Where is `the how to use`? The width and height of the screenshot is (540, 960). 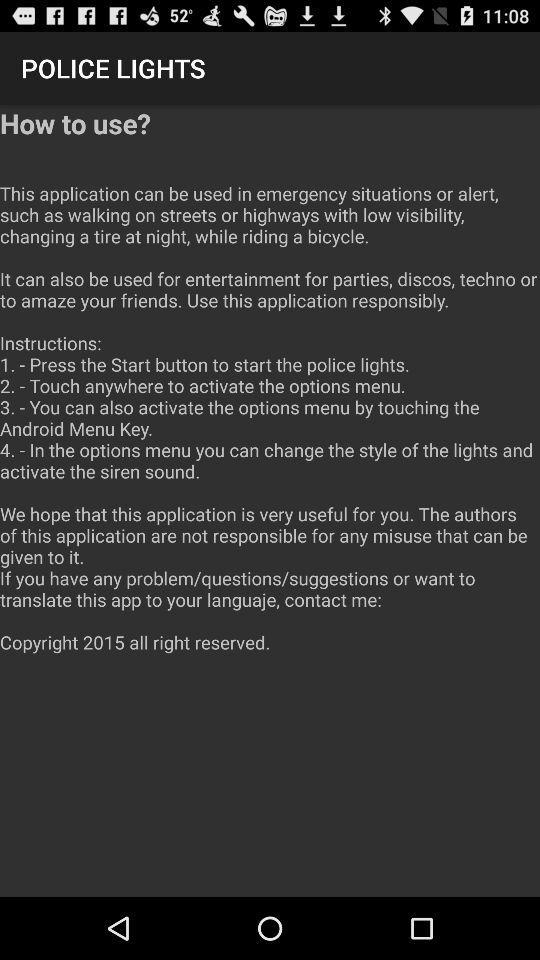
the how to use is located at coordinates (270, 389).